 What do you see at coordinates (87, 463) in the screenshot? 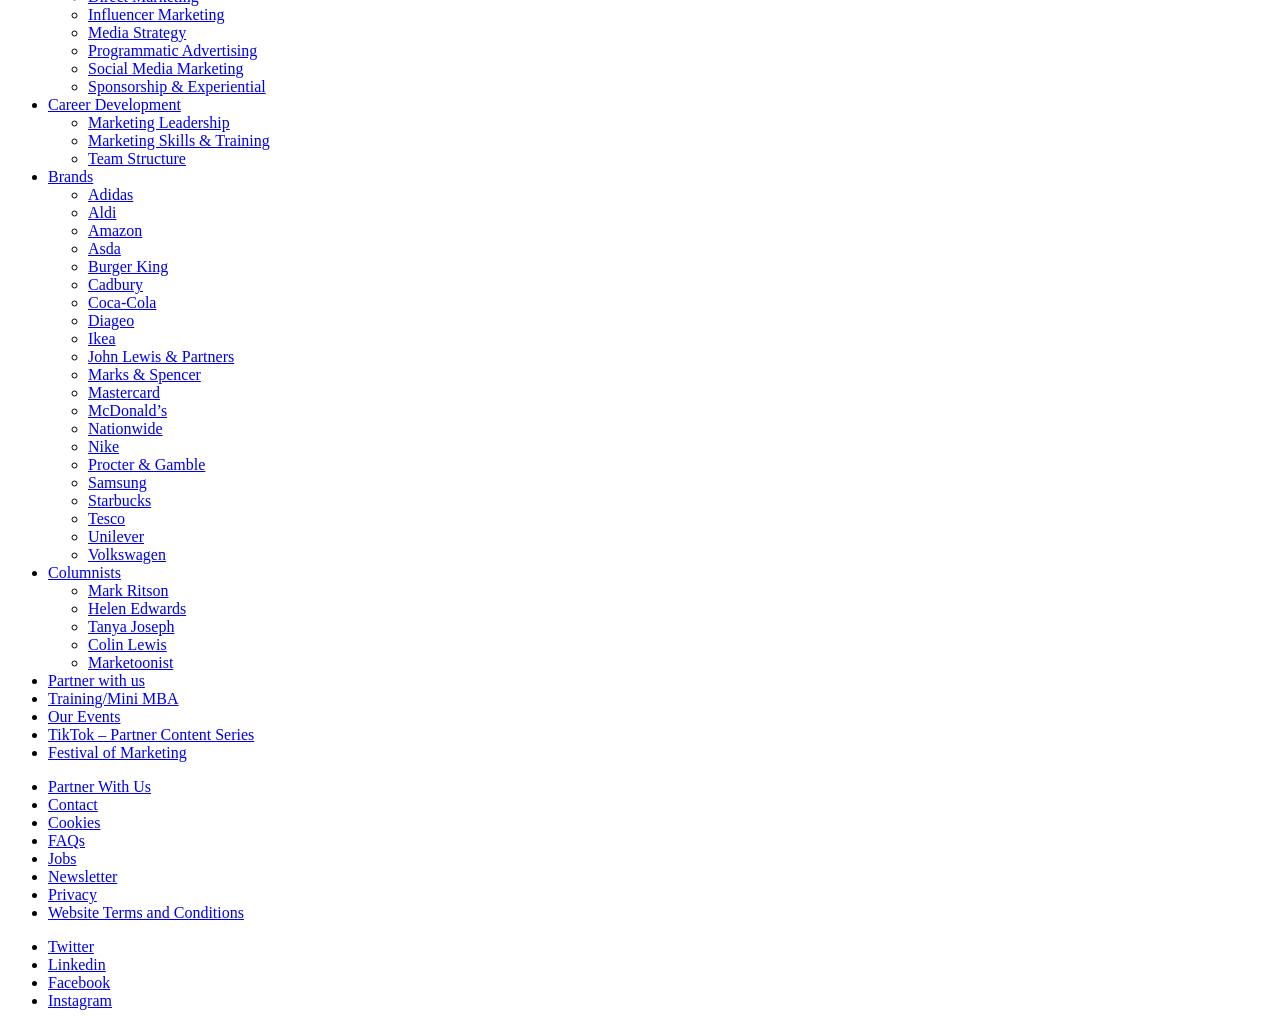
I see `'Procter & Gamble'` at bounding box center [87, 463].